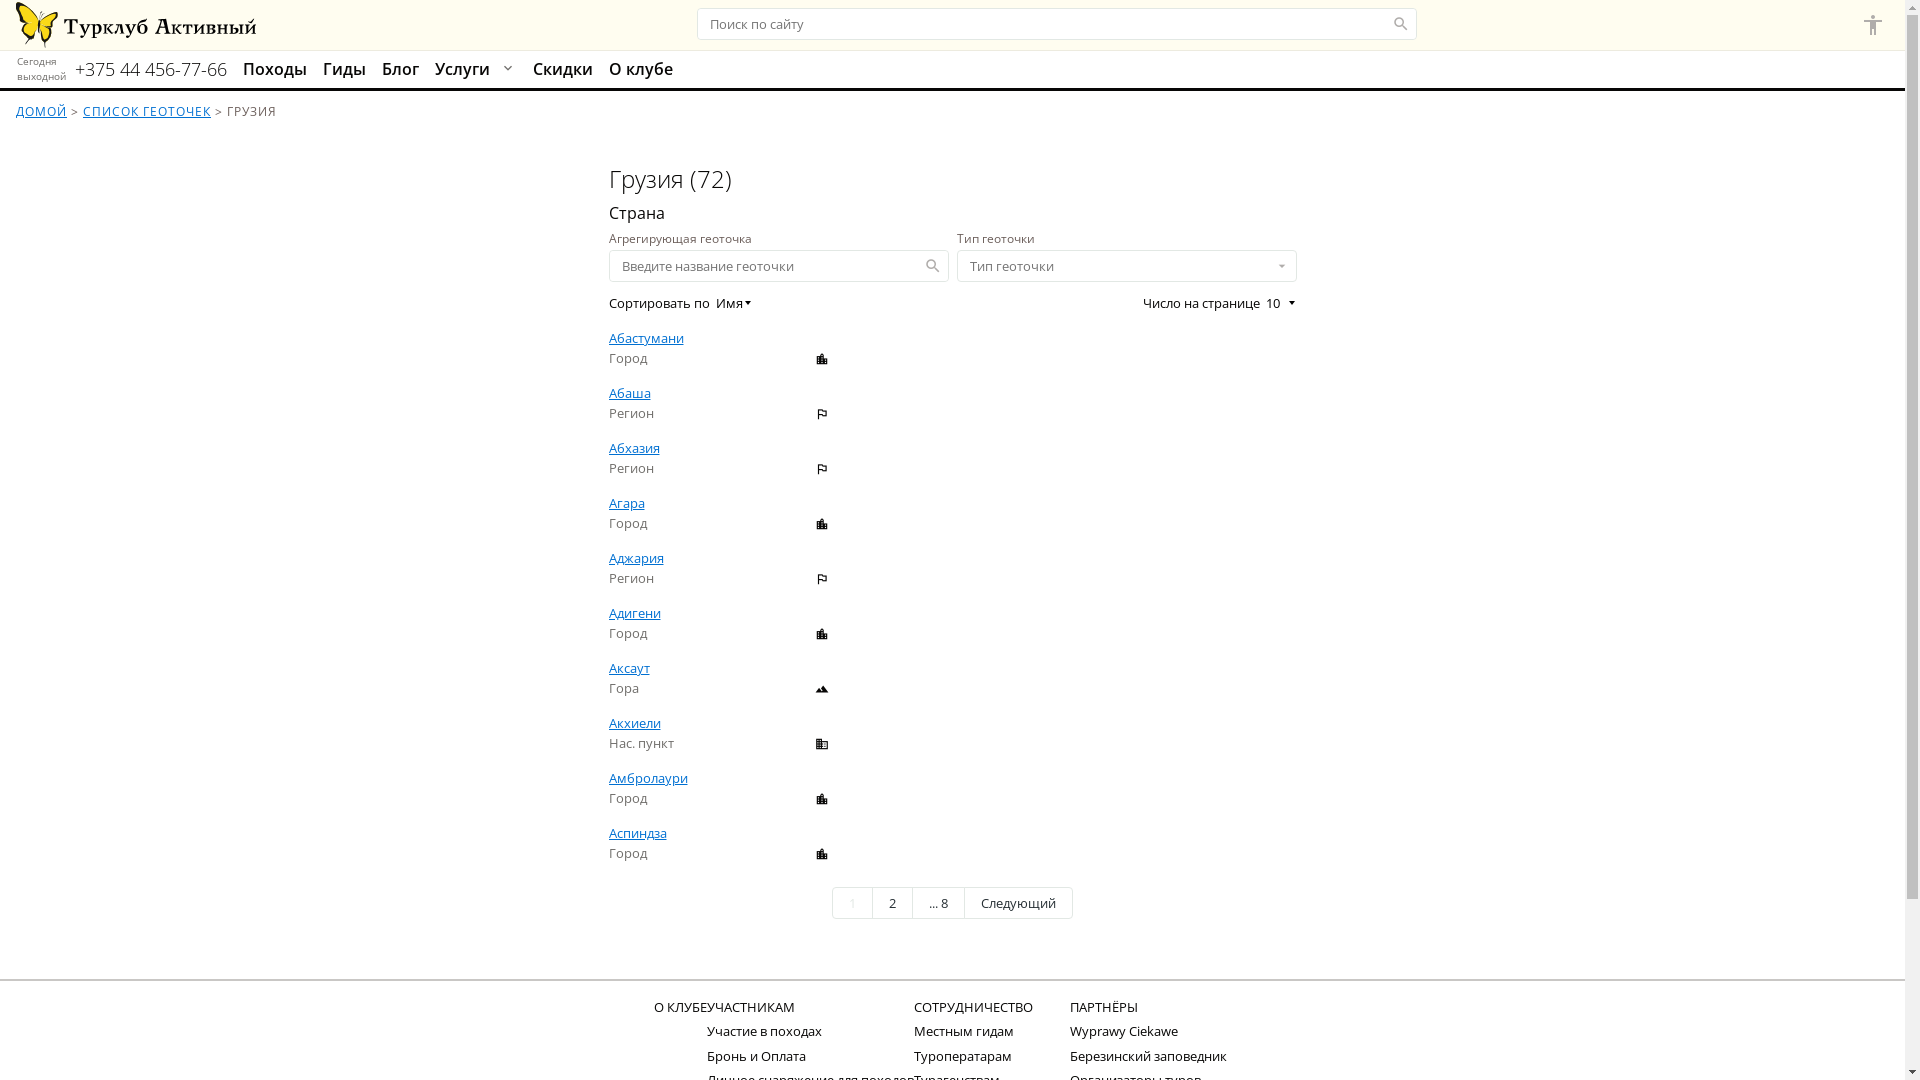  I want to click on '... 8', so click(937, 902).